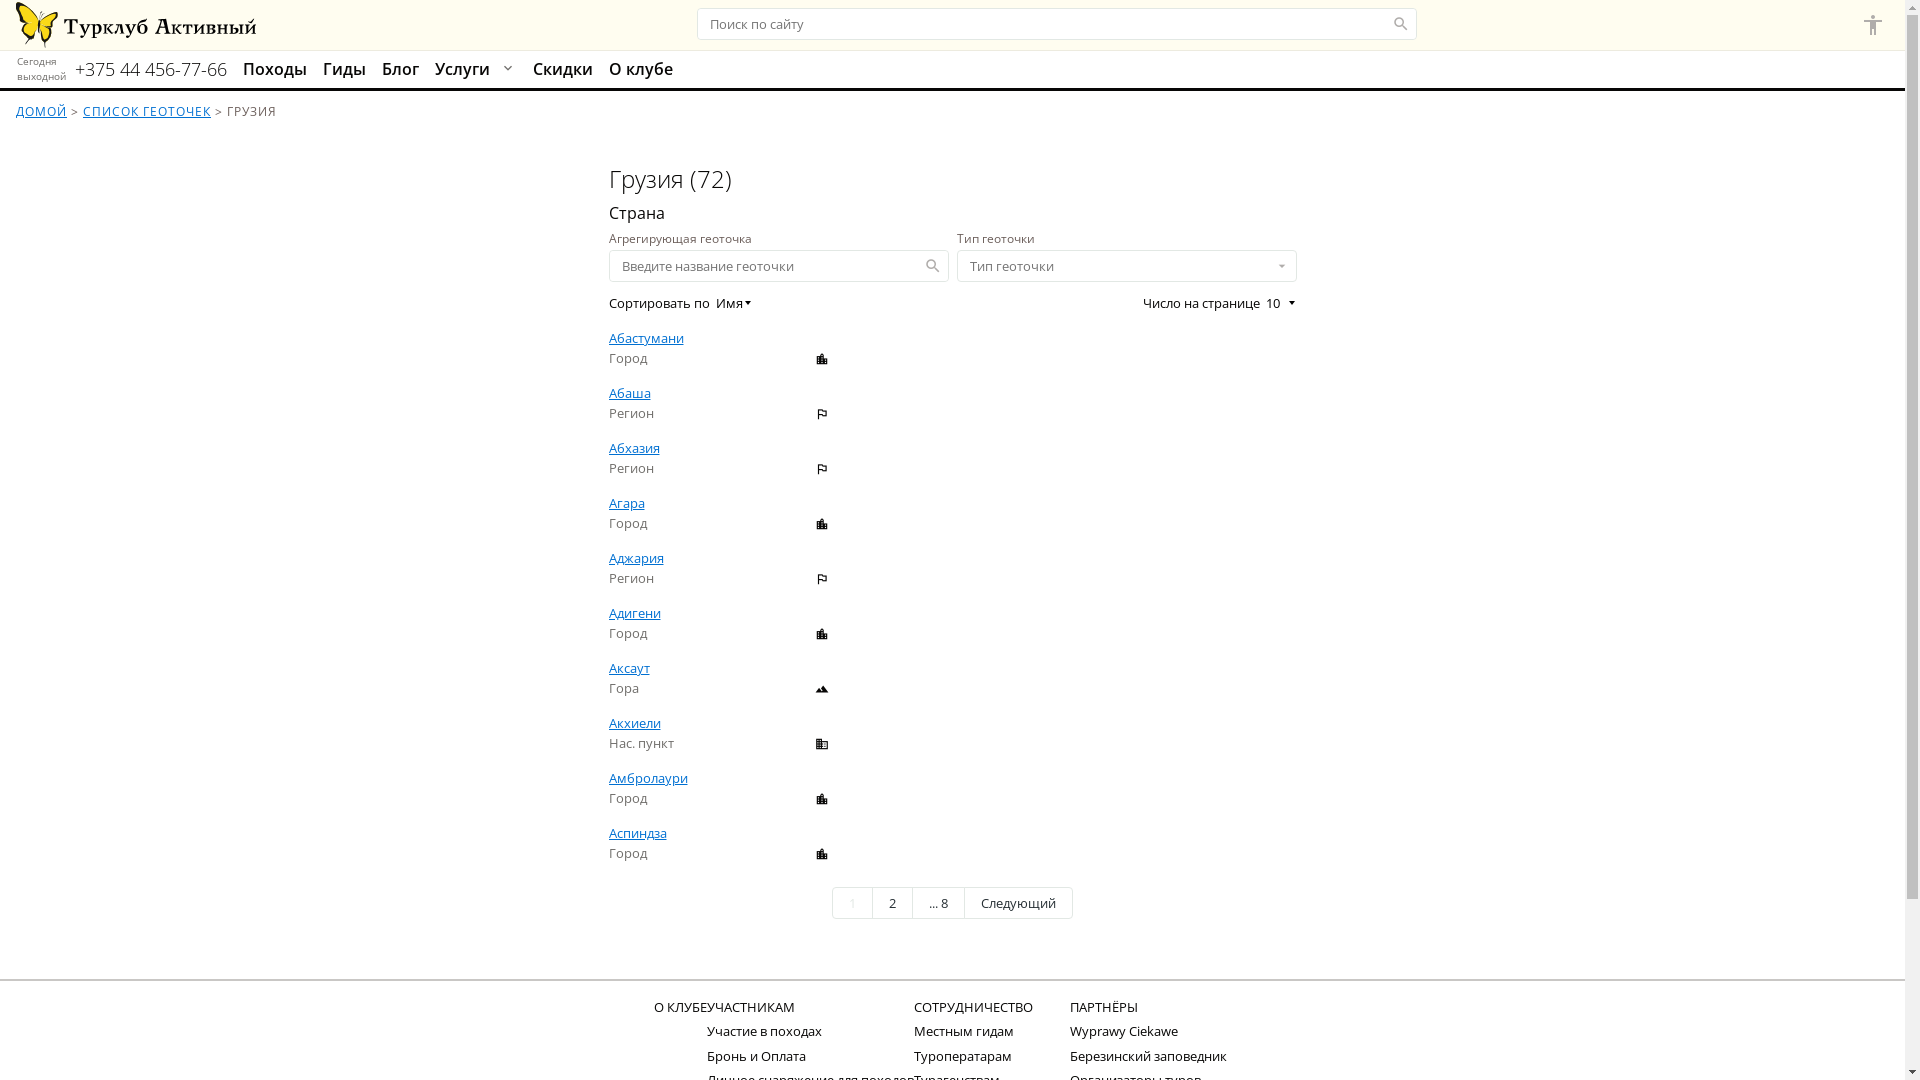  I want to click on '... 8', so click(937, 902).